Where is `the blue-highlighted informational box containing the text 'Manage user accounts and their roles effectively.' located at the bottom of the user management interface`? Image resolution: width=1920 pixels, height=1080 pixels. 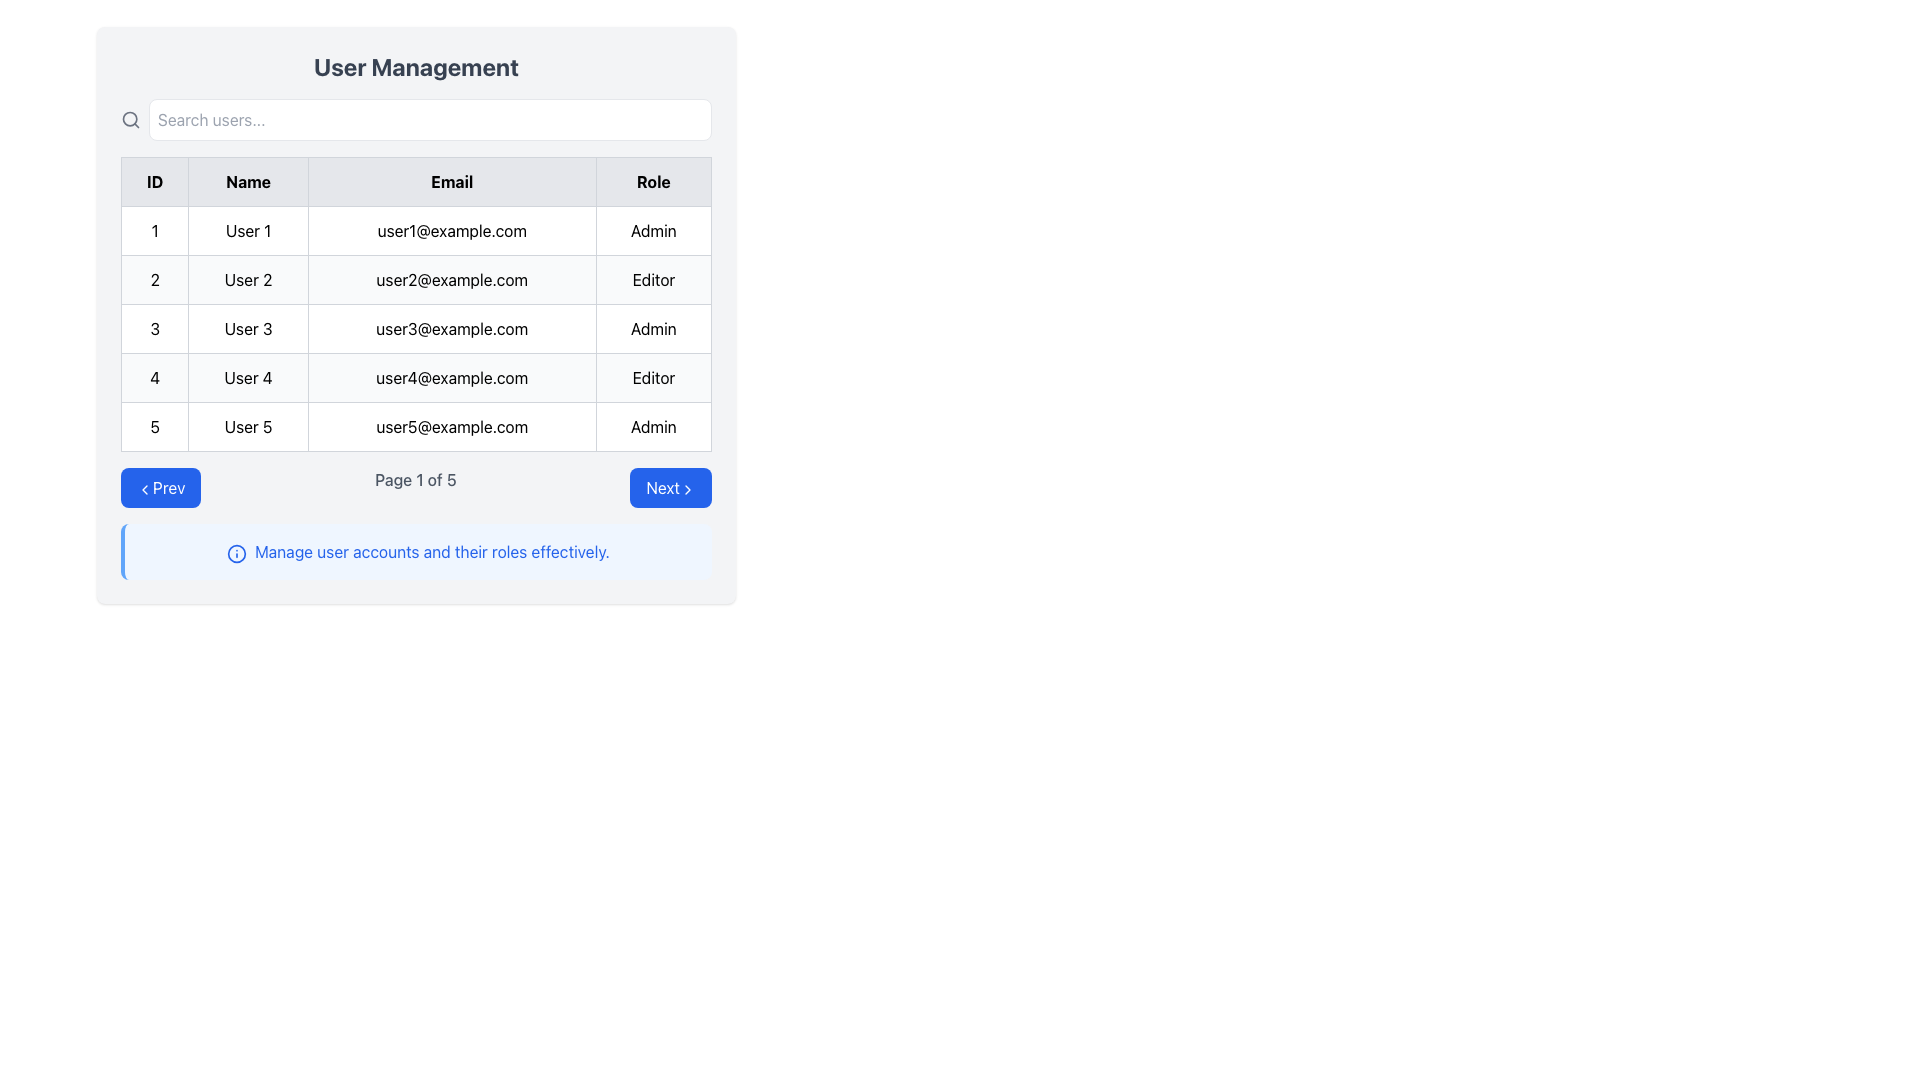
the blue-highlighted informational box containing the text 'Manage user accounts and their roles effectively.' located at the bottom of the user management interface is located at coordinates (415, 551).